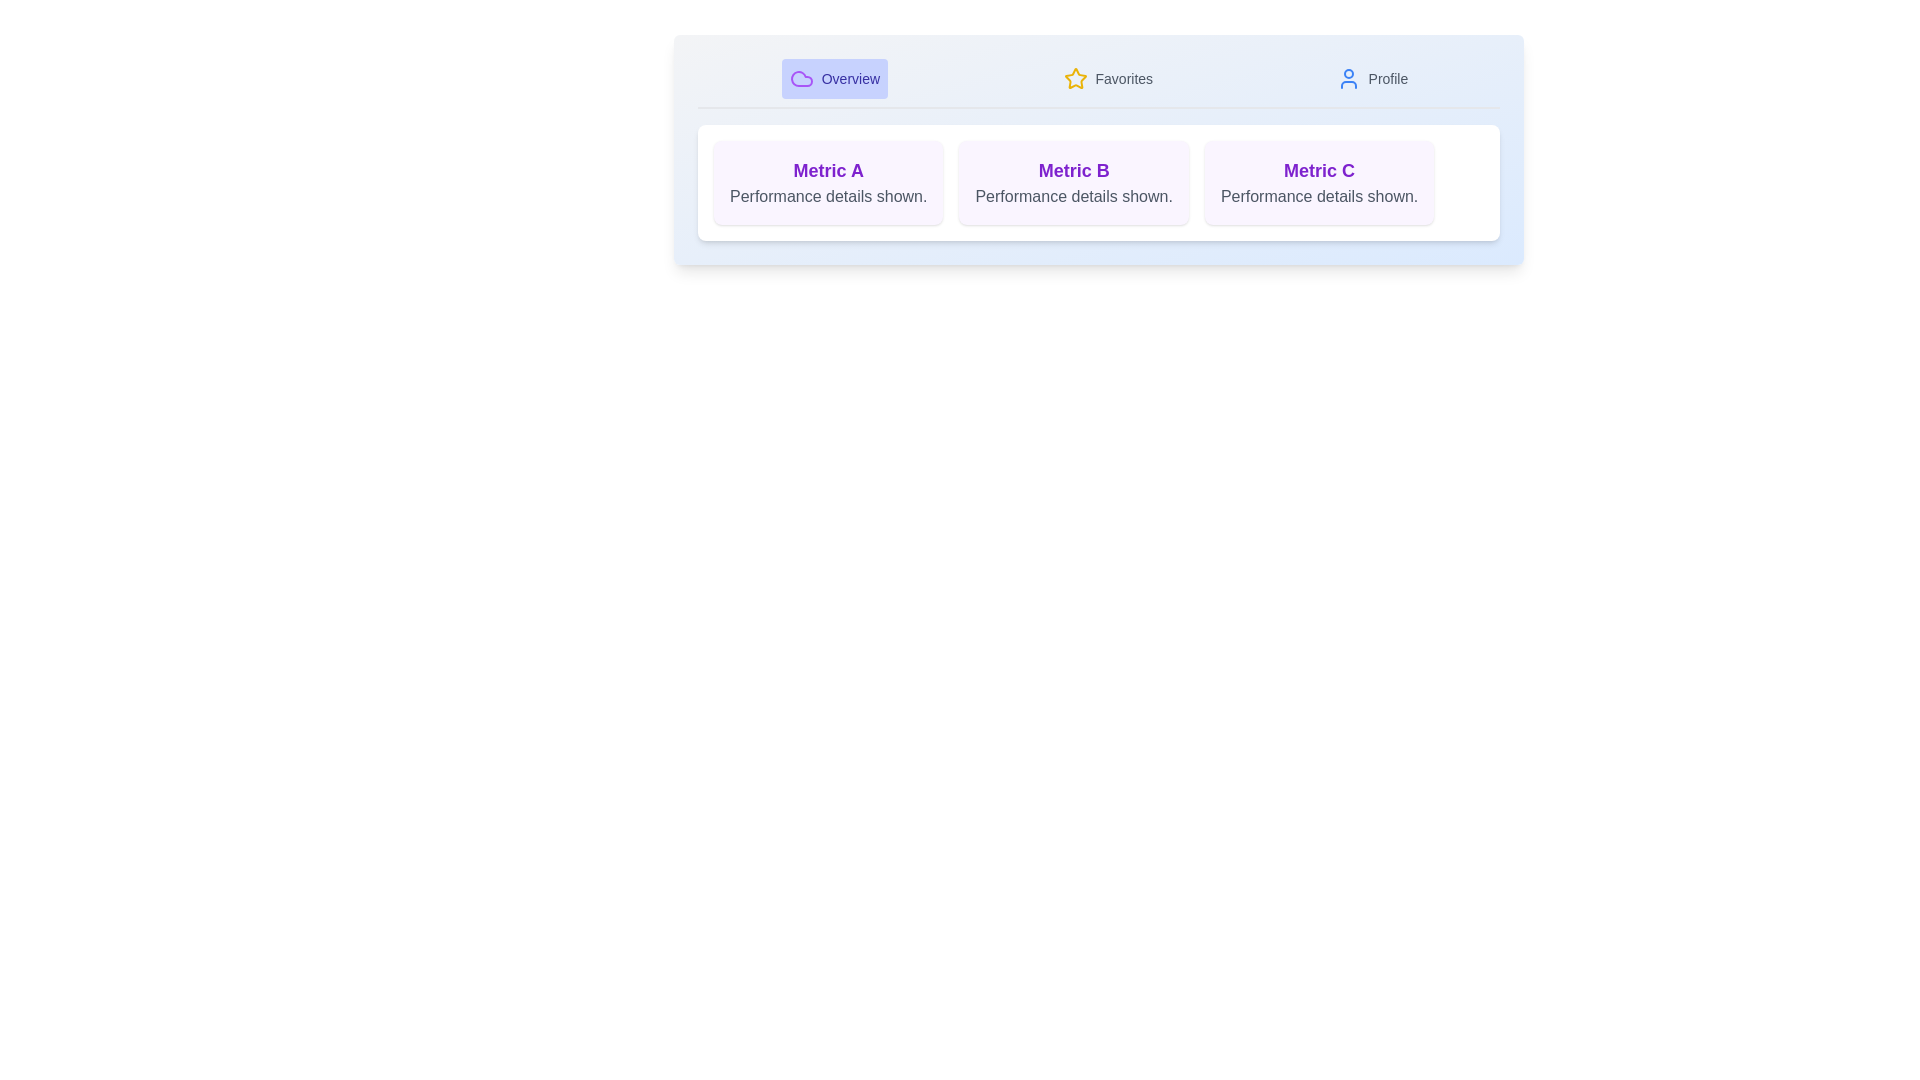 The image size is (1920, 1080). Describe the element at coordinates (1371, 77) in the screenshot. I see `the tab labeled Profile by clicking on its corresponding label` at that location.